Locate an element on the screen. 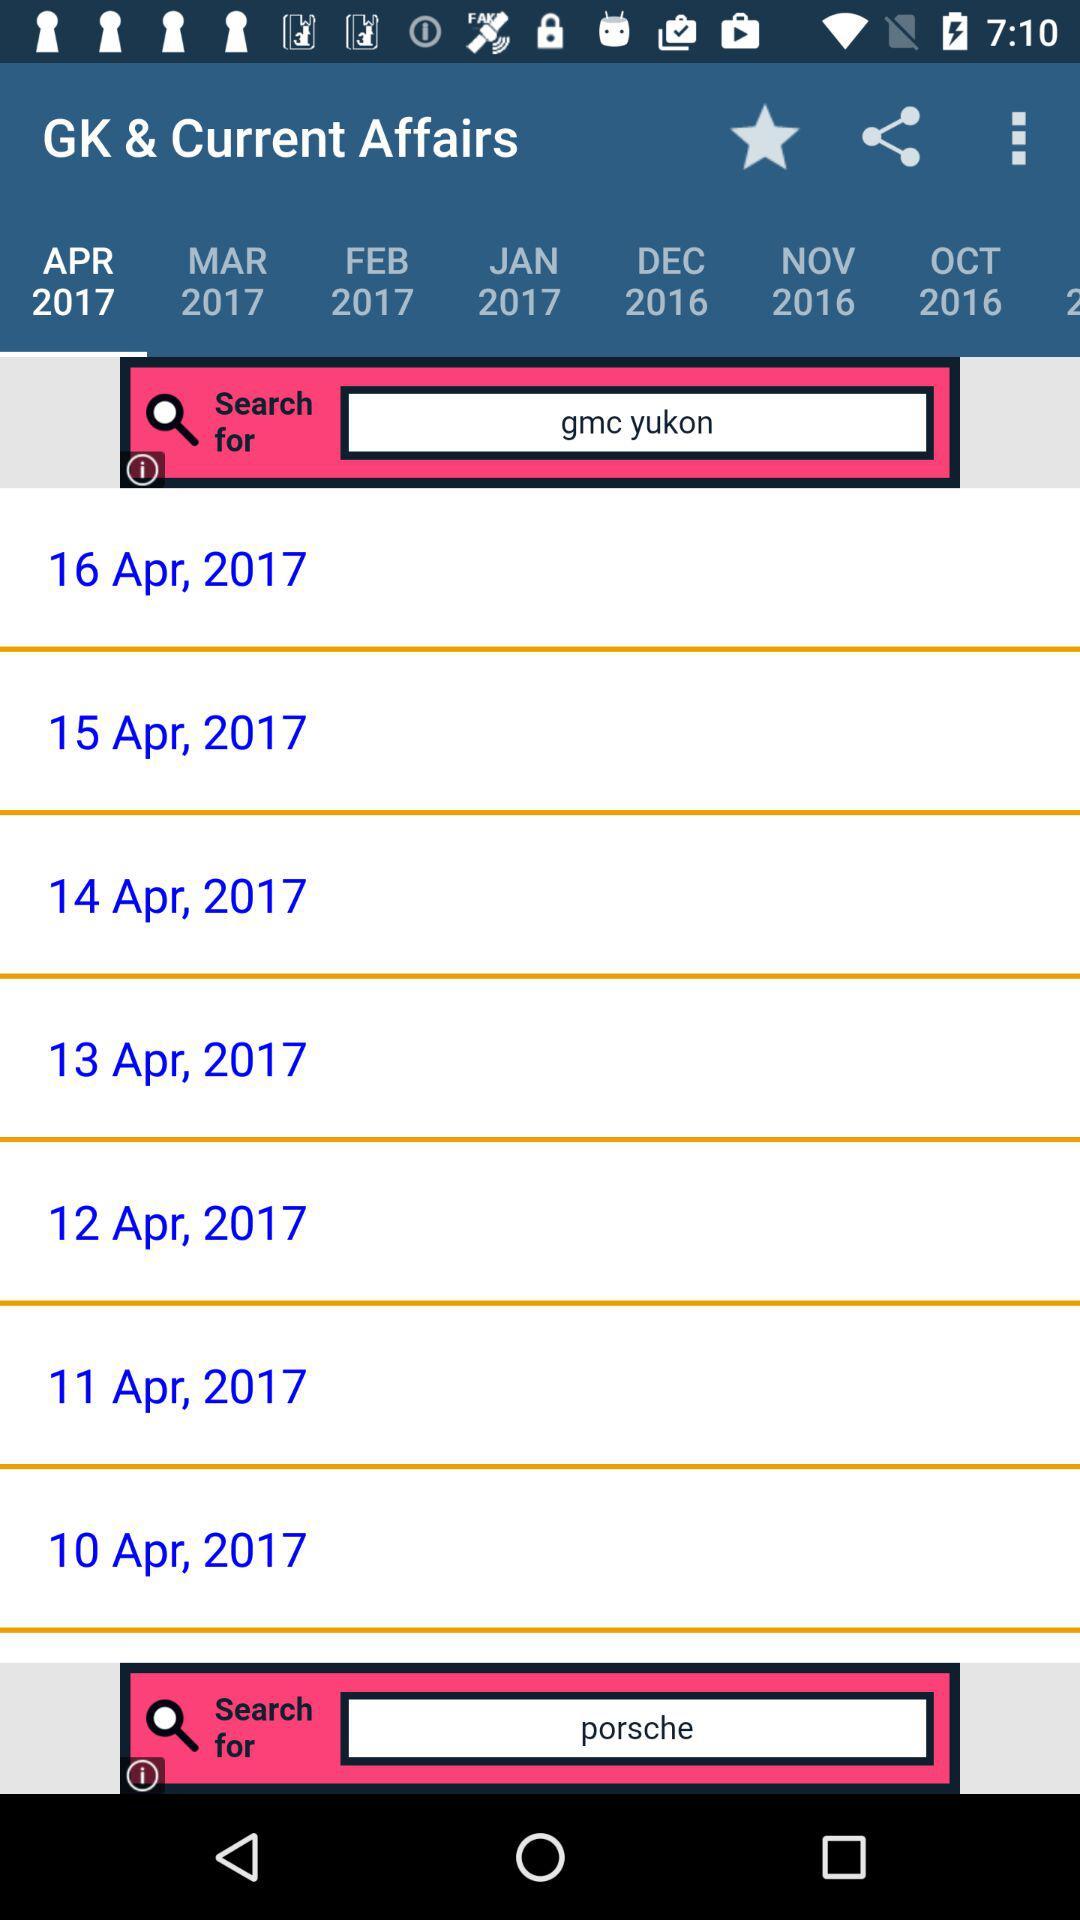 The image size is (1080, 1920). icon above the  oct is located at coordinates (1017, 135).